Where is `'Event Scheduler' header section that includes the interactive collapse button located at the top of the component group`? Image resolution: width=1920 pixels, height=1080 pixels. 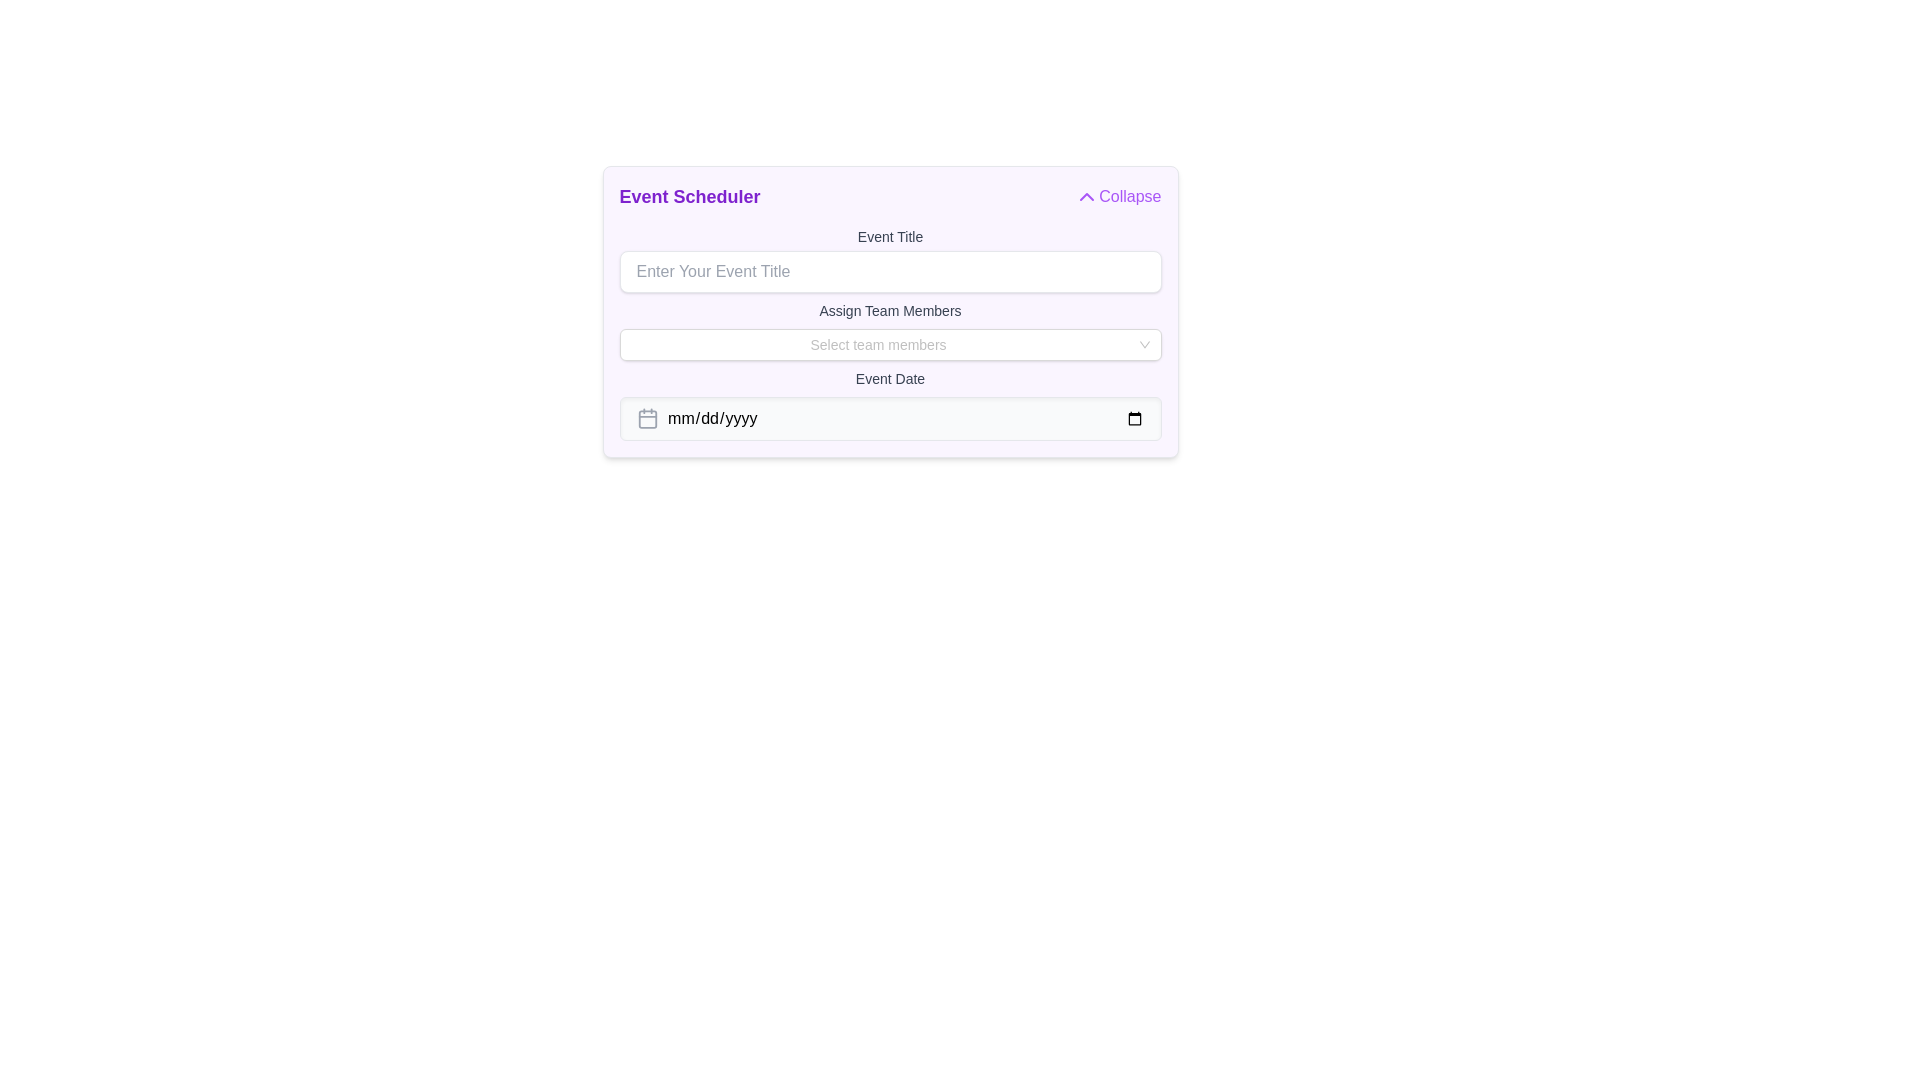 'Event Scheduler' header section that includes the interactive collapse button located at the top of the component group is located at coordinates (889, 196).